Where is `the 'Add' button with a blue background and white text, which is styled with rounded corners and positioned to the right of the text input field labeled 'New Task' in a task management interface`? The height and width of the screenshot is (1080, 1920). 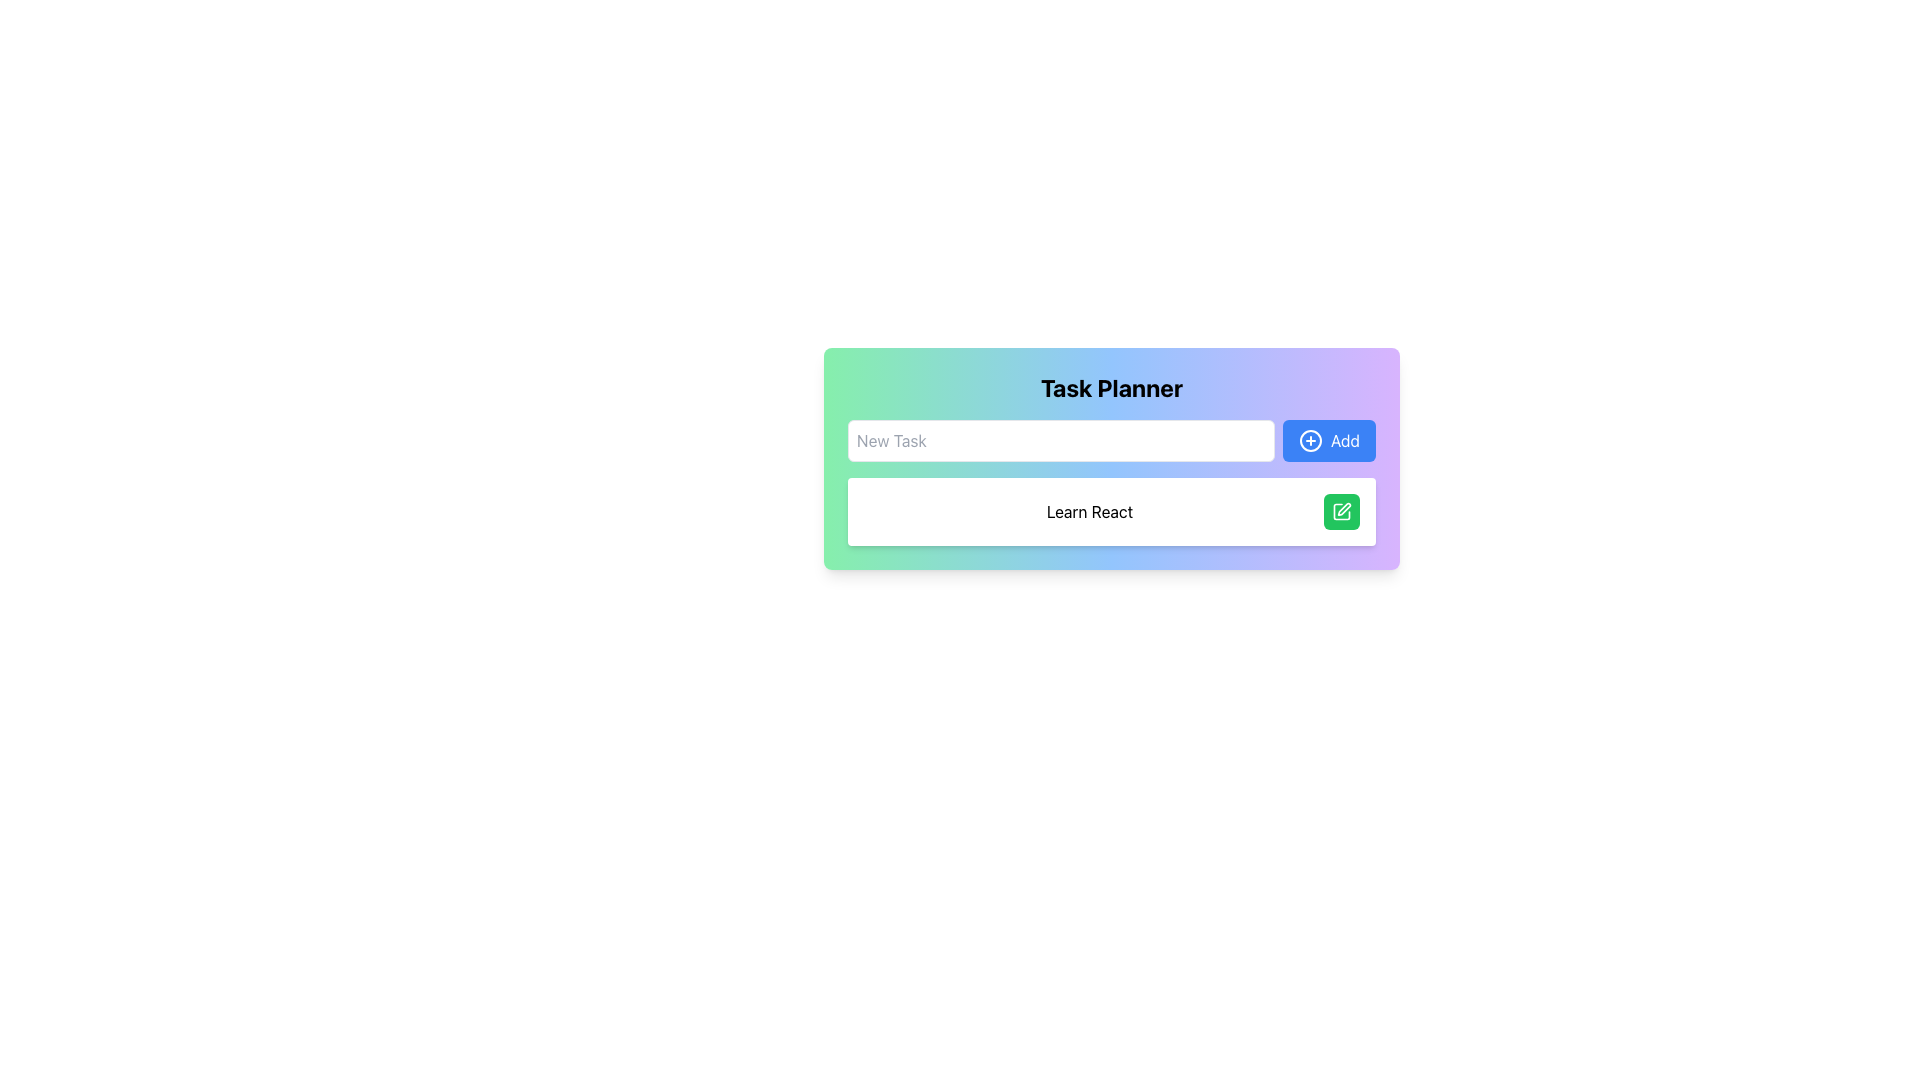
the 'Add' button with a blue background and white text, which is styled with rounded corners and positioned to the right of the text input field labeled 'New Task' in a task management interface is located at coordinates (1329, 439).